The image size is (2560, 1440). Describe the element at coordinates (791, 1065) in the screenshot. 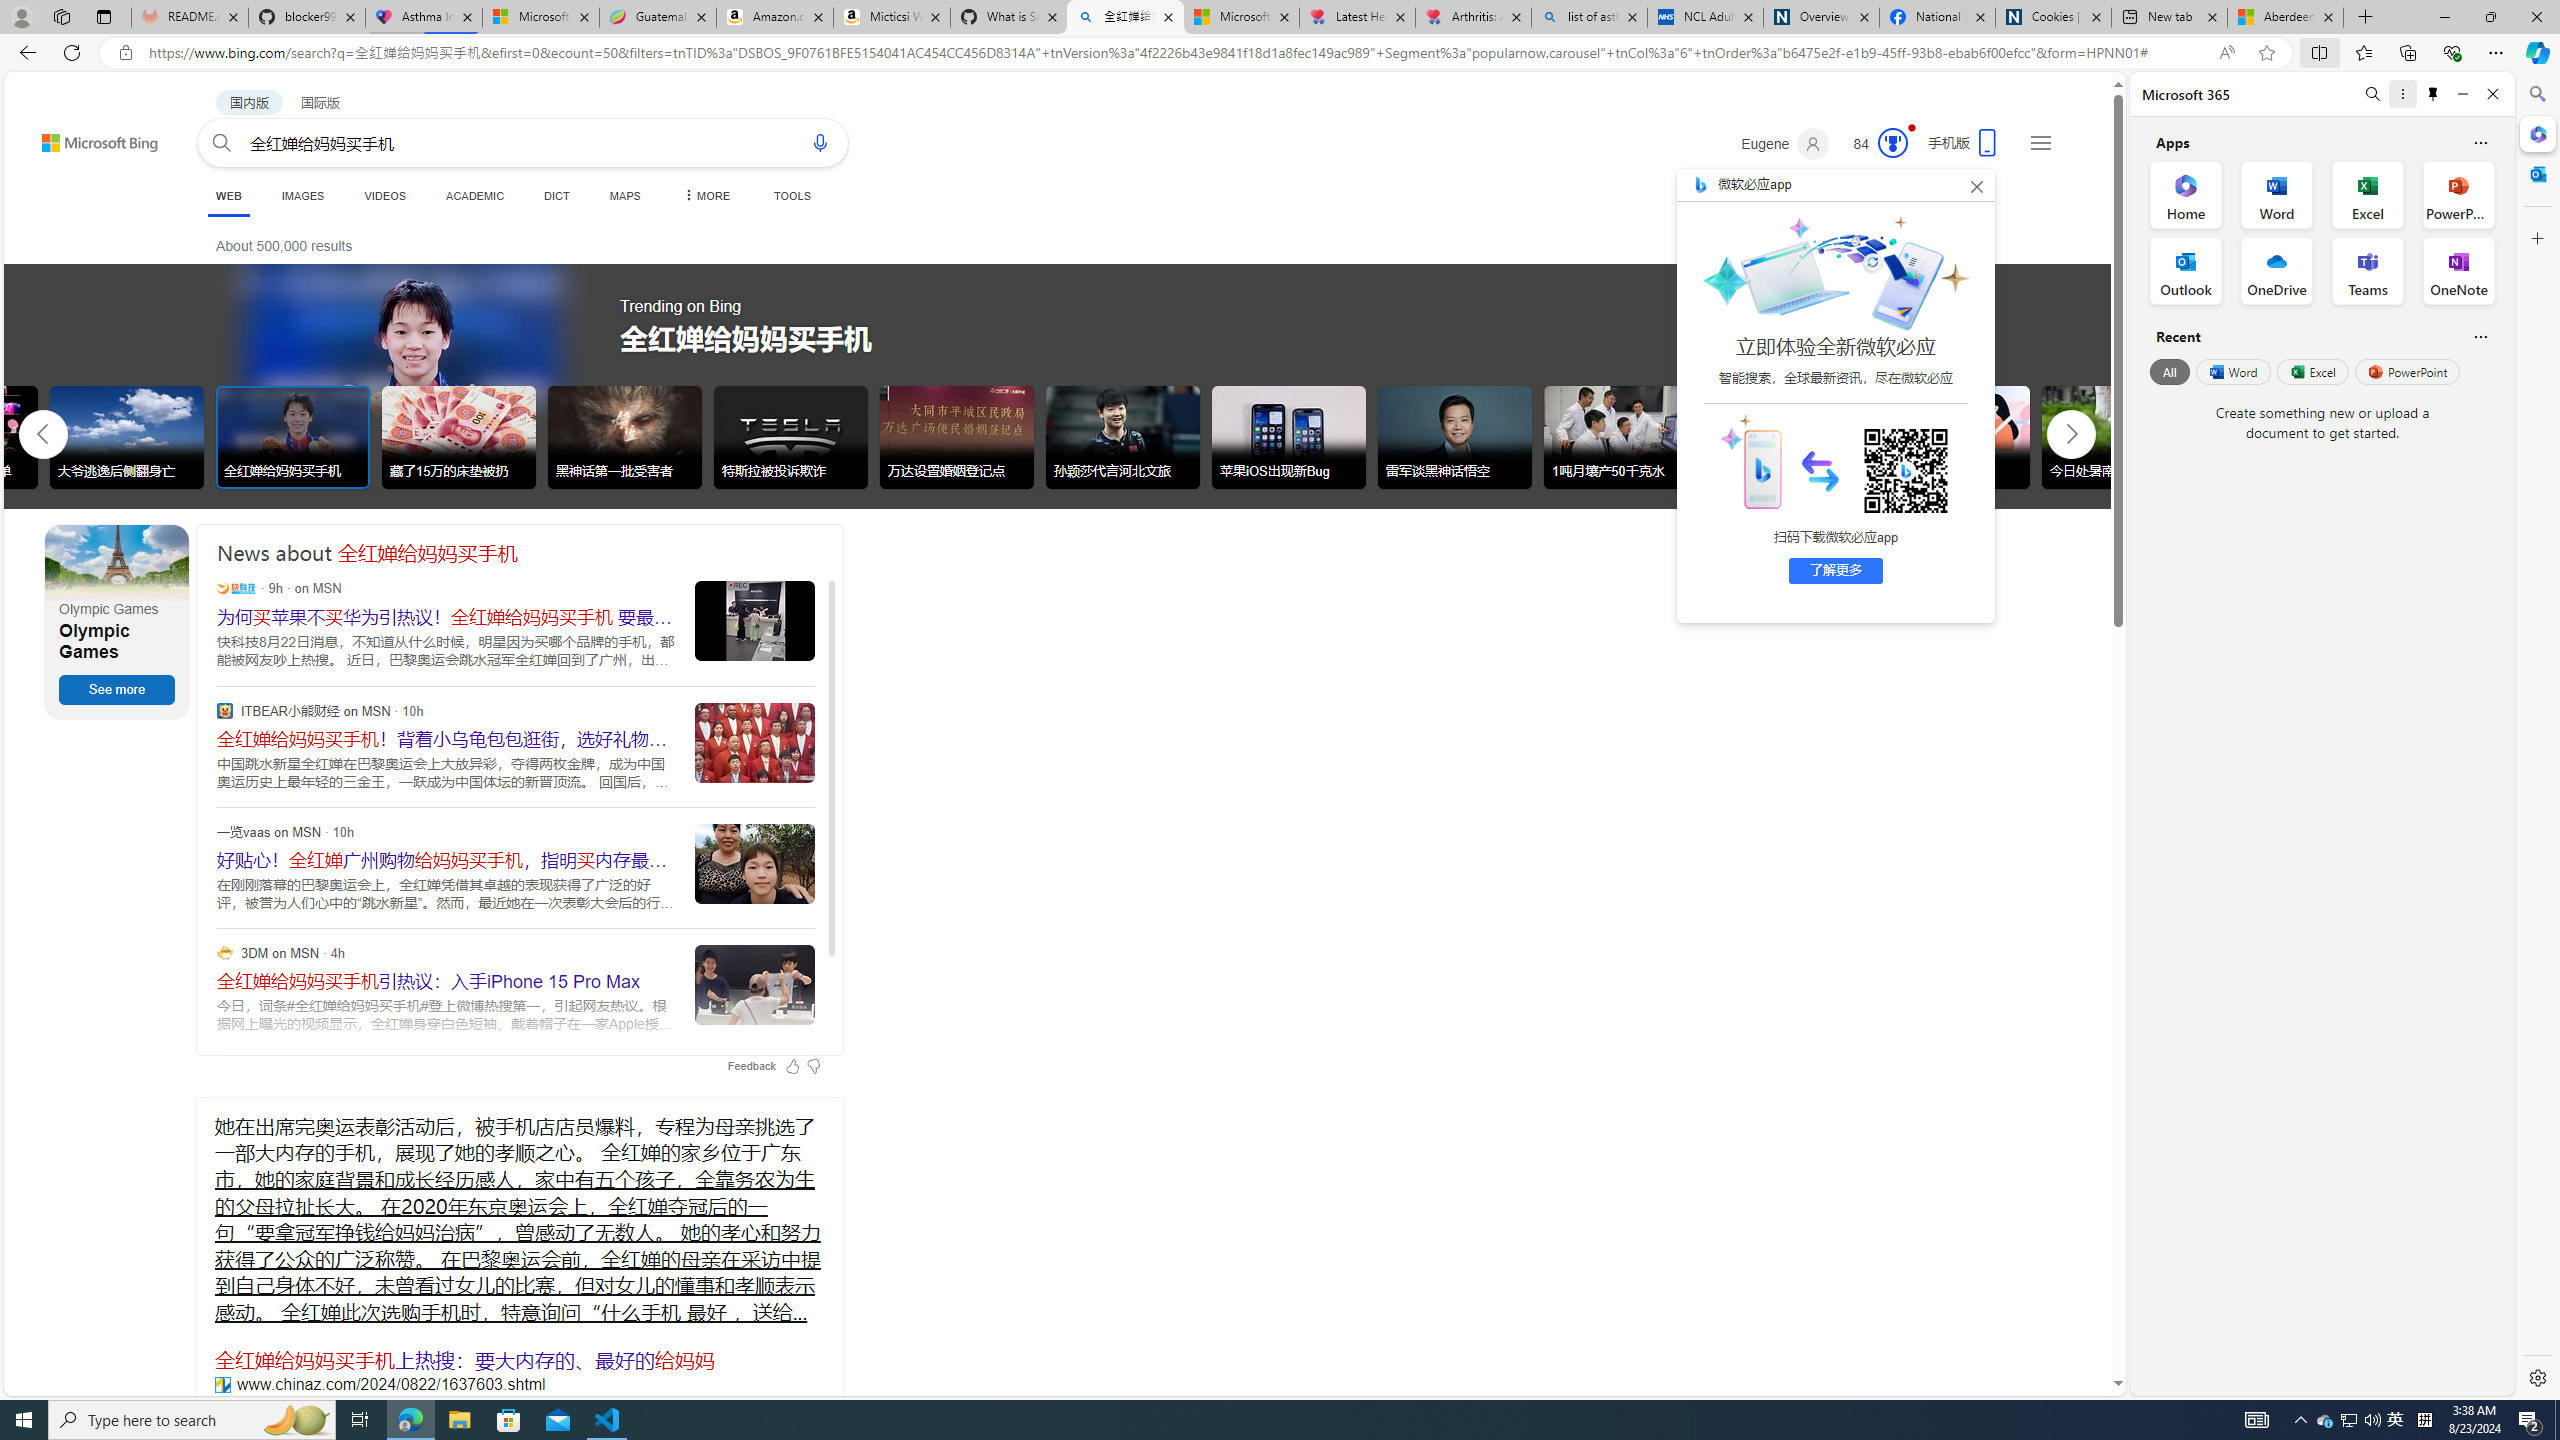

I see `'Feedback Like'` at that location.